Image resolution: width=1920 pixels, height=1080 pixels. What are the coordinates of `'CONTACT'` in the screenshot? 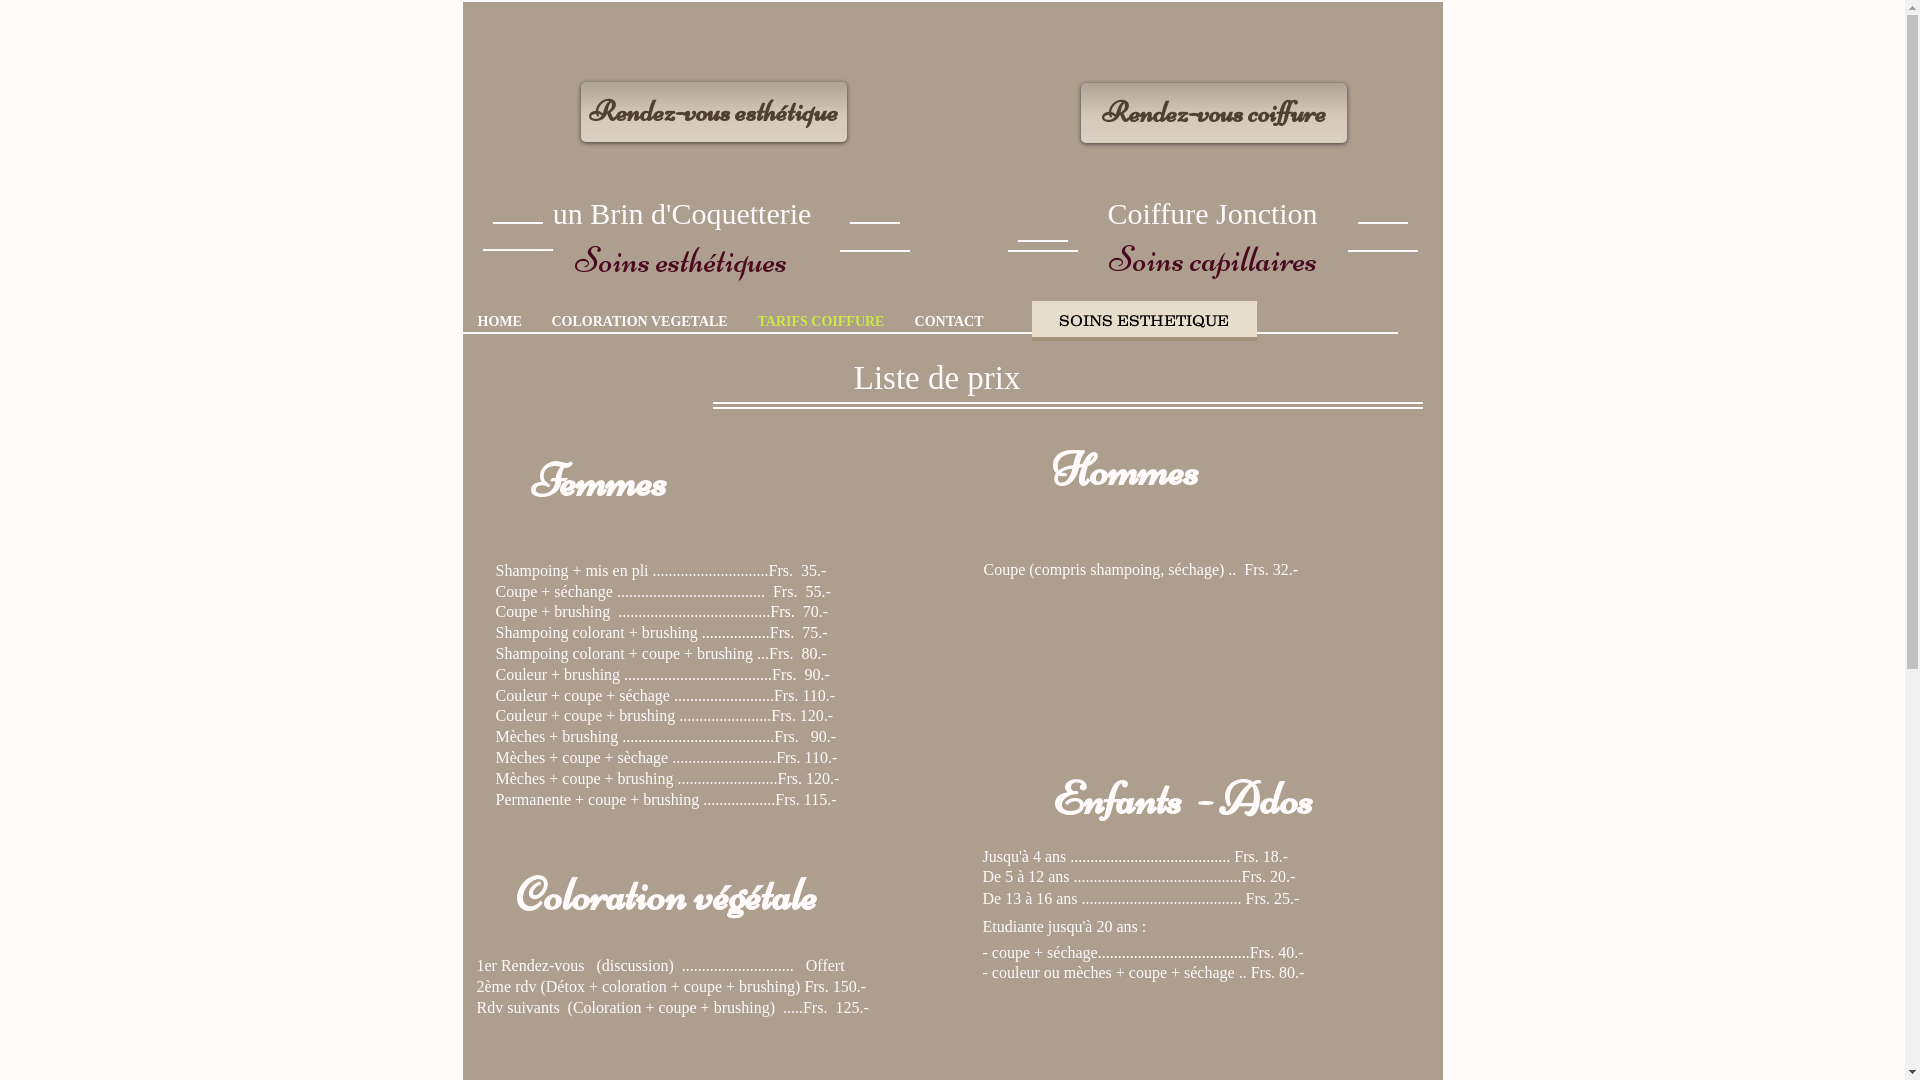 It's located at (948, 320).